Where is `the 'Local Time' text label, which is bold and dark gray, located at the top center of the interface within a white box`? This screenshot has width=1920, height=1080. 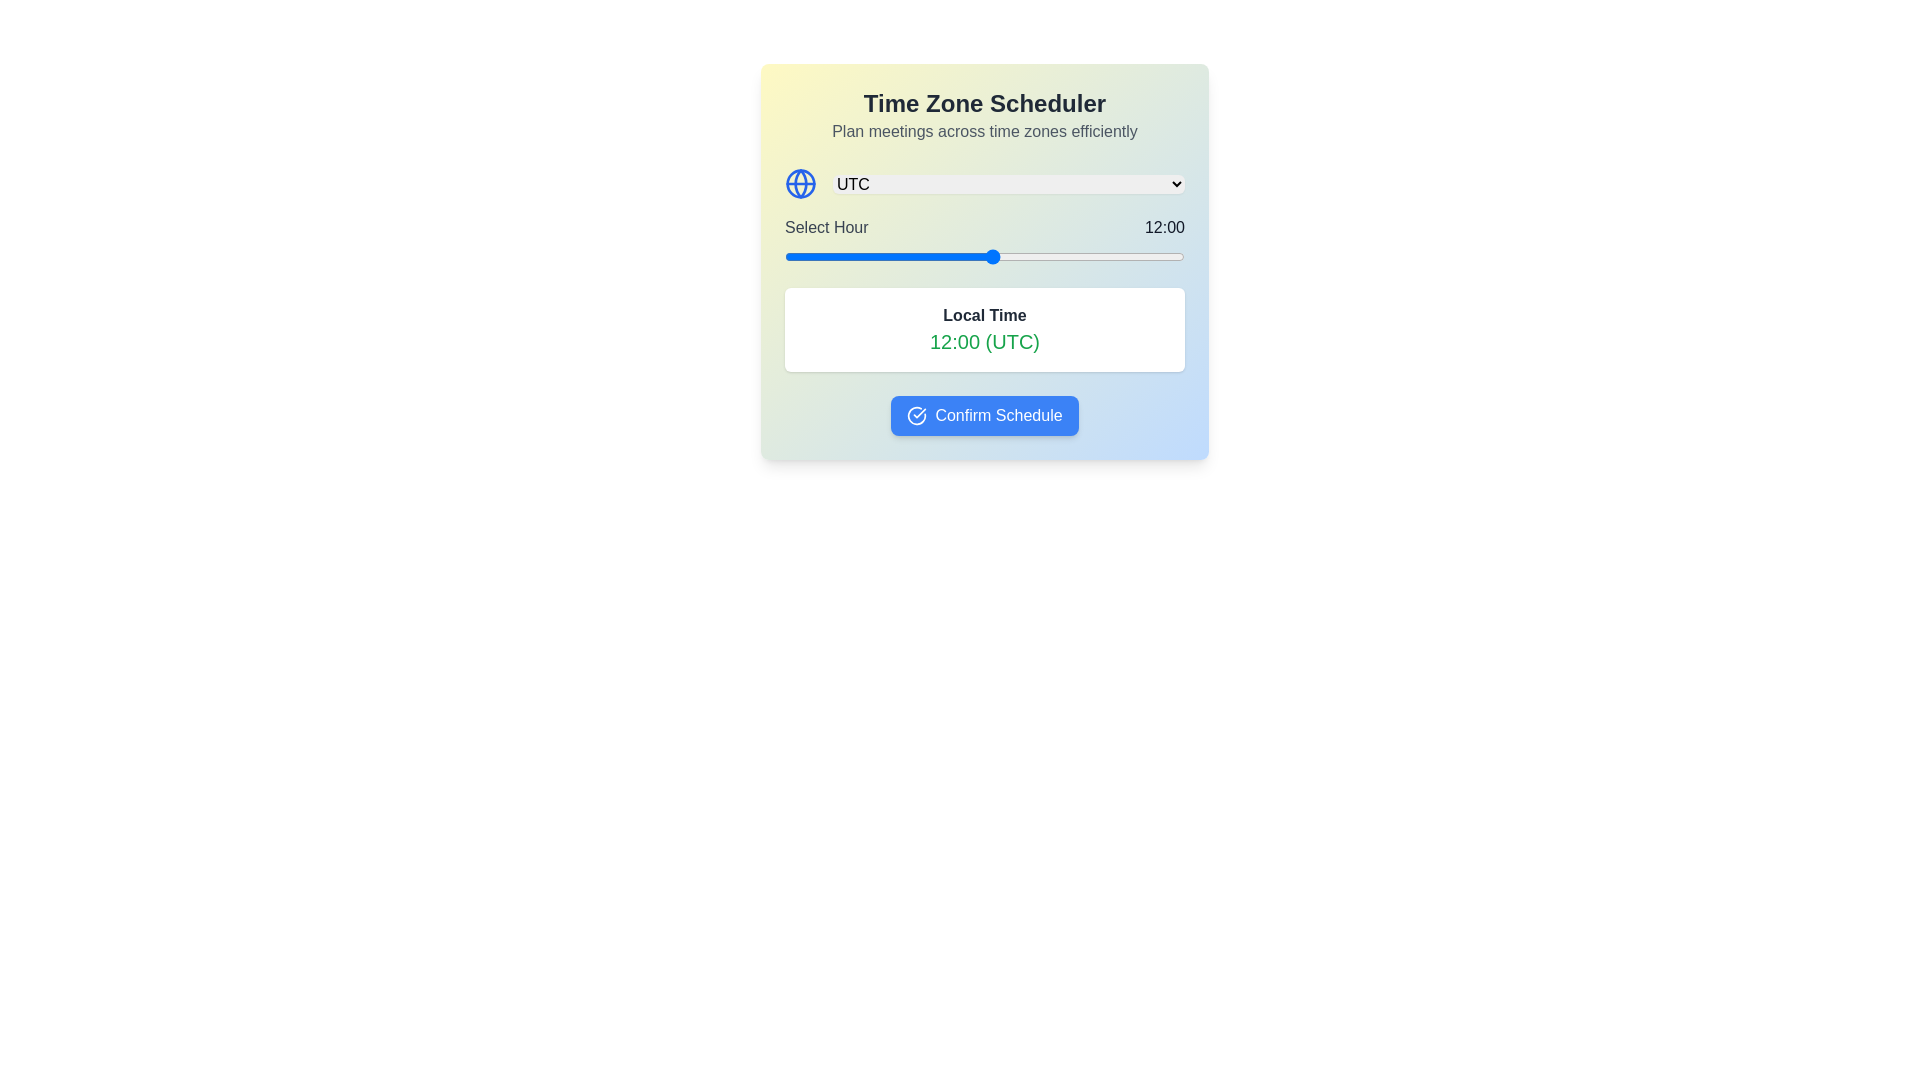 the 'Local Time' text label, which is bold and dark gray, located at the top center of the interface within a white box is located at coordinates (984, 315).